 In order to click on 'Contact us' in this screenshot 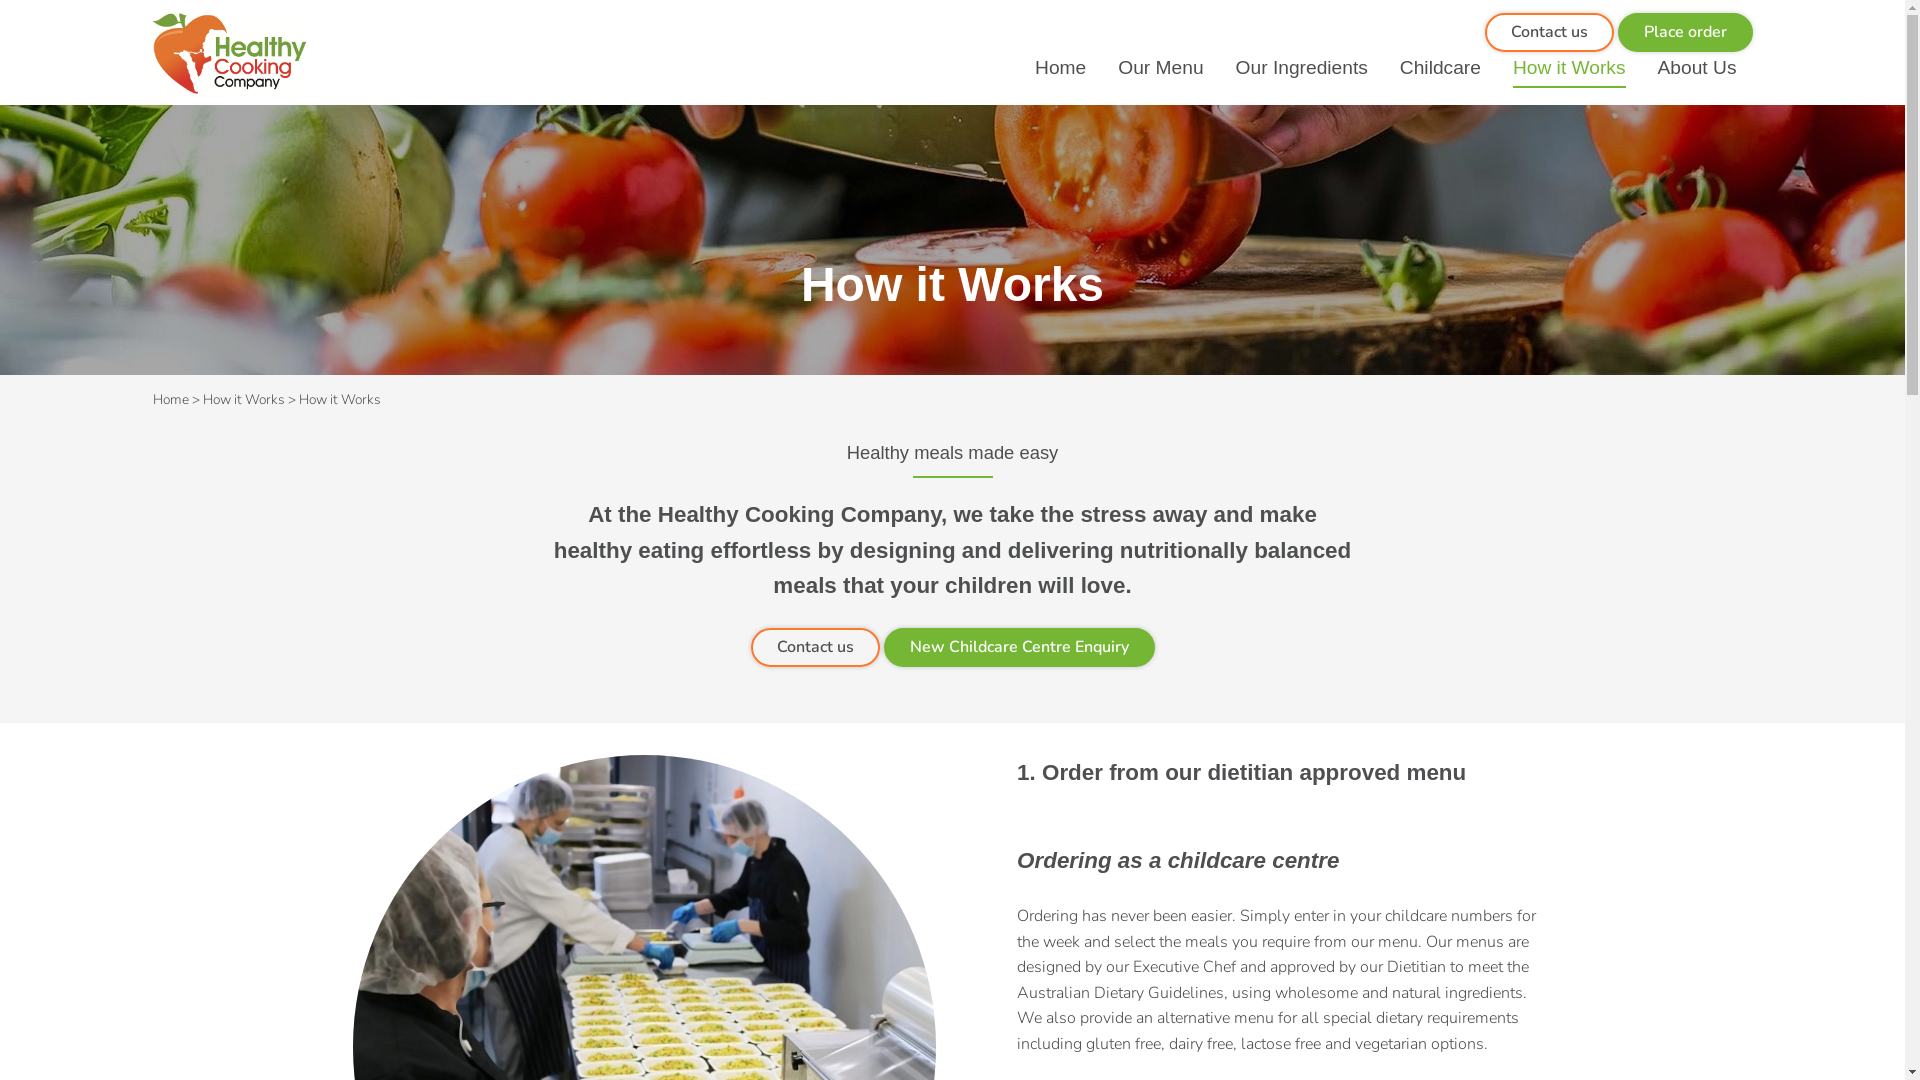, I will do `click(1547, 32)`.